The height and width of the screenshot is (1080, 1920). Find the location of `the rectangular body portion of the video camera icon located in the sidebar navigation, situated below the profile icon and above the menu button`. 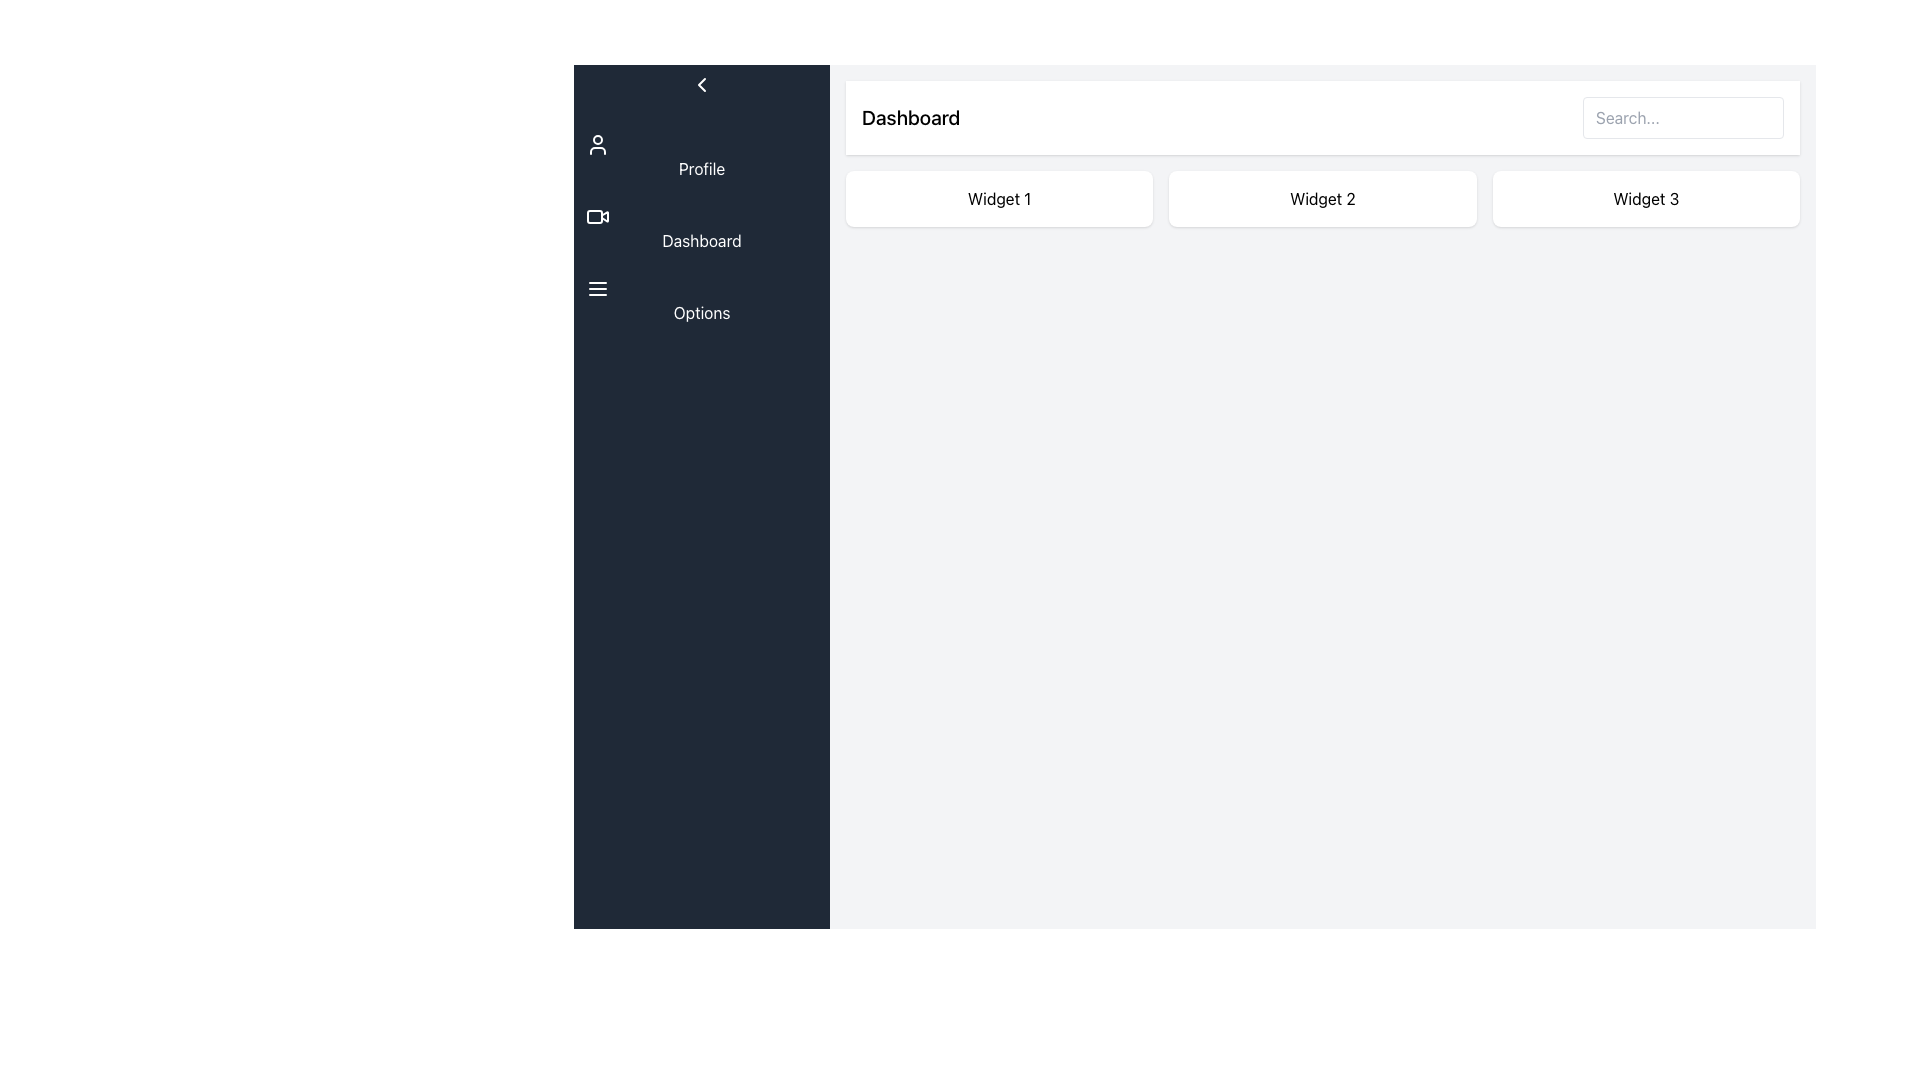

the rectangular body portion of the video camera icon located in the sidebar navigation, situated below the profile icon and above the menu button is located at coordinates (594, 216).